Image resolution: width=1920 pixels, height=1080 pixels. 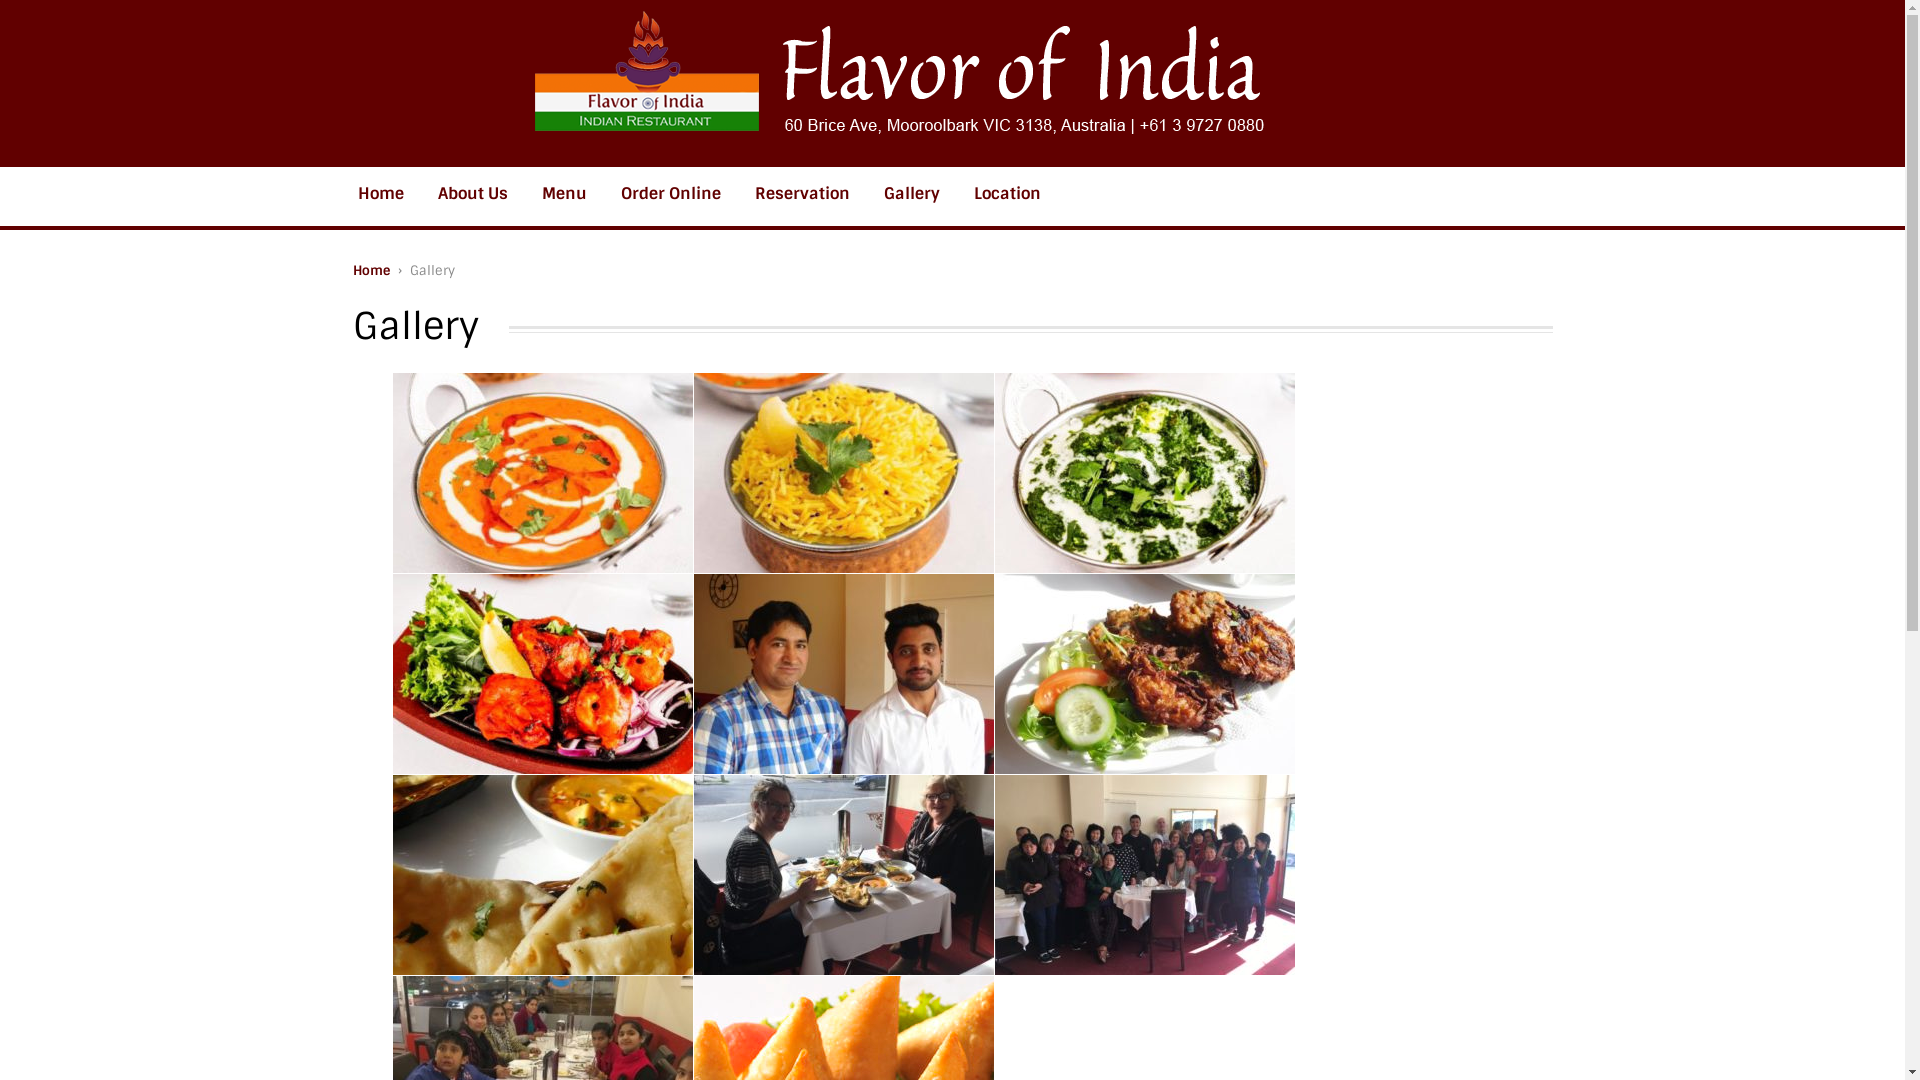 What do you see at coordinates (802, 193) in the screenshot?
I see `'Reservation'` at bounding box center [802, 193].